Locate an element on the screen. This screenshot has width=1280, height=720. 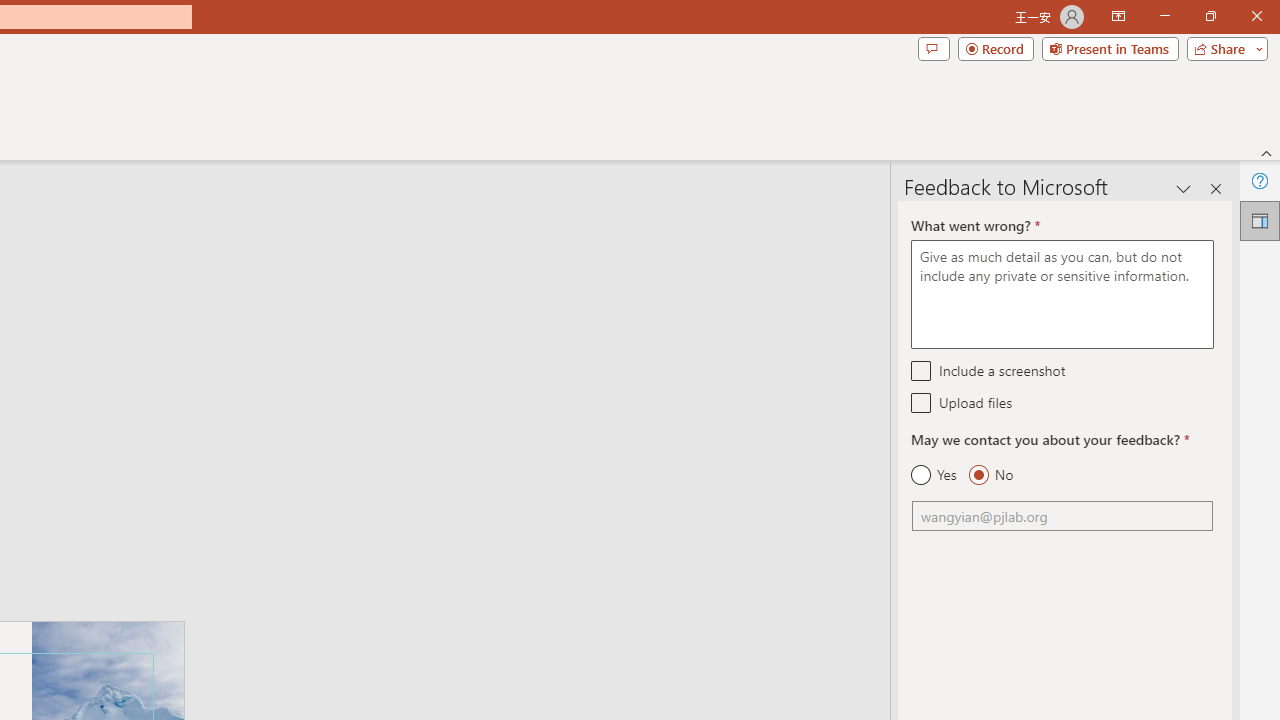
'No' is located at coordinates (990, 475).